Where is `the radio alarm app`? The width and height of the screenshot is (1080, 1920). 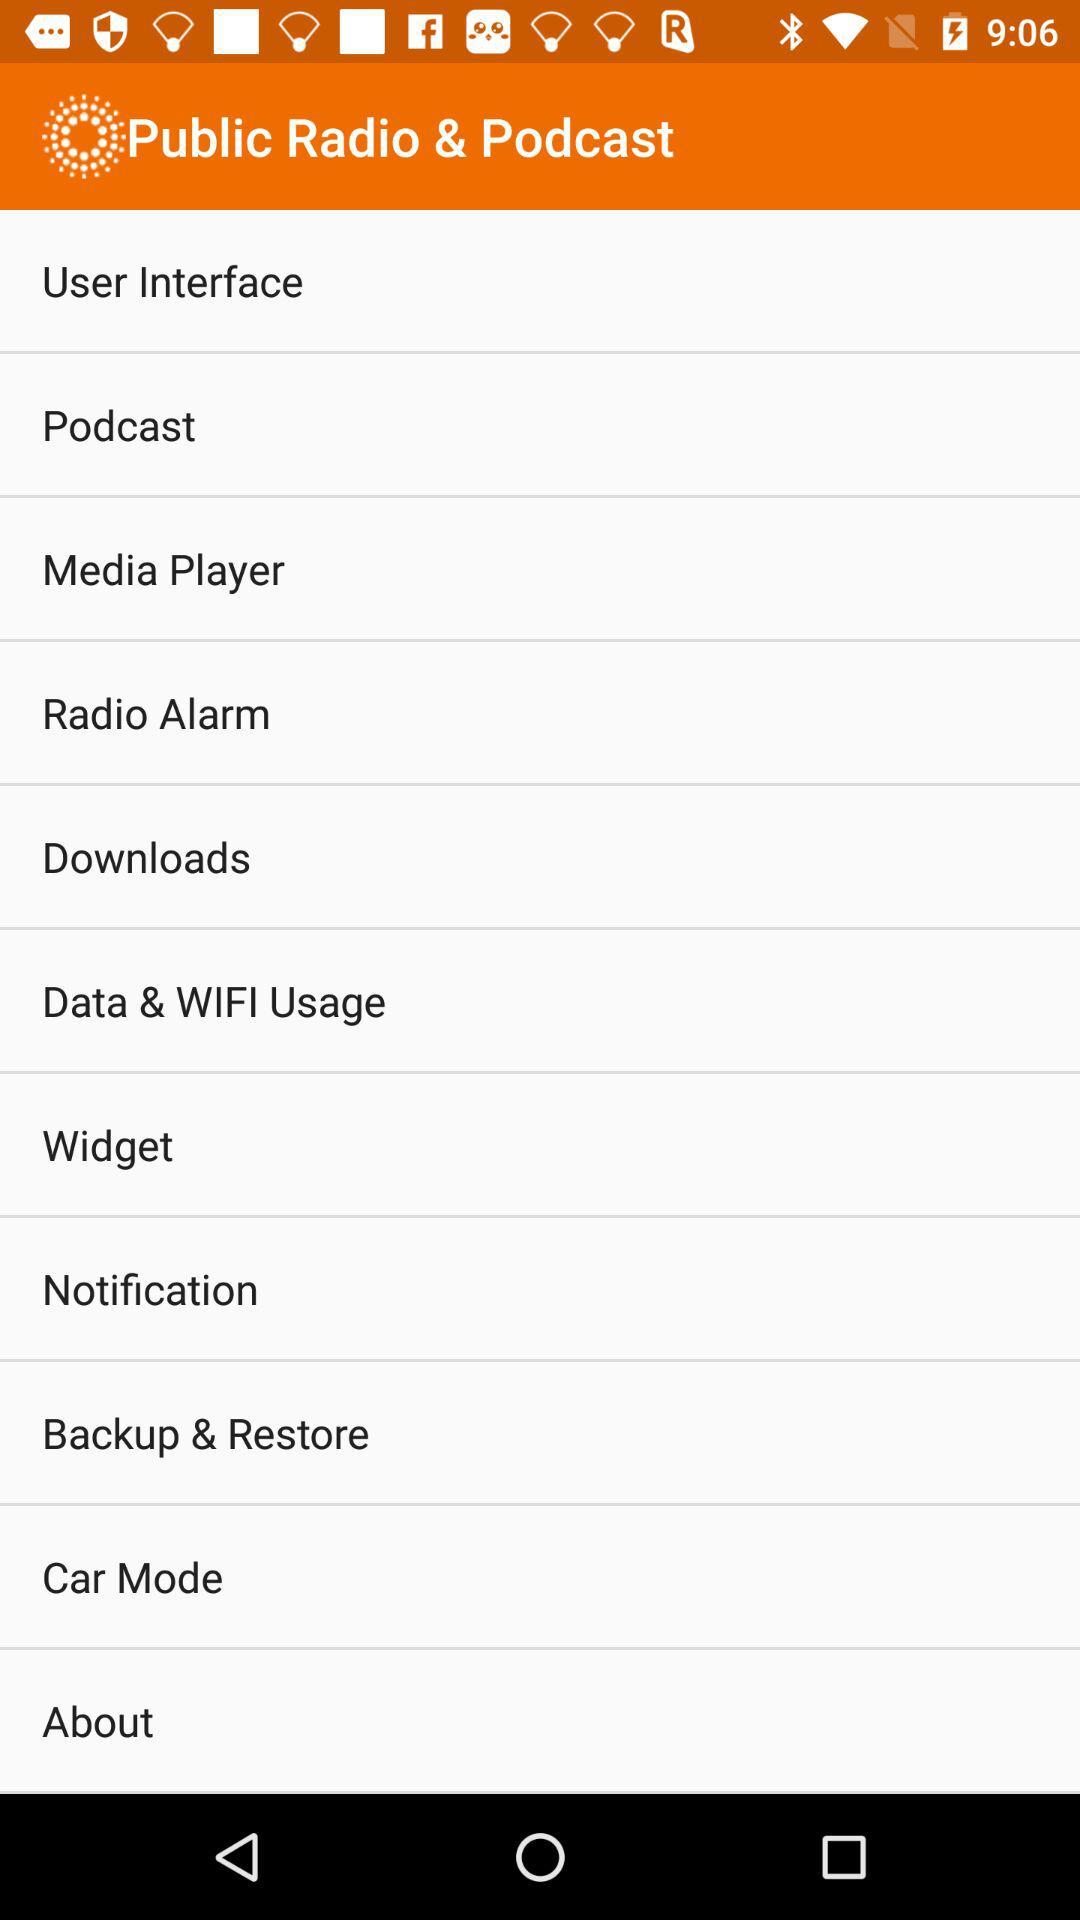
the radio alarm app is located at coordinates (155, 712).